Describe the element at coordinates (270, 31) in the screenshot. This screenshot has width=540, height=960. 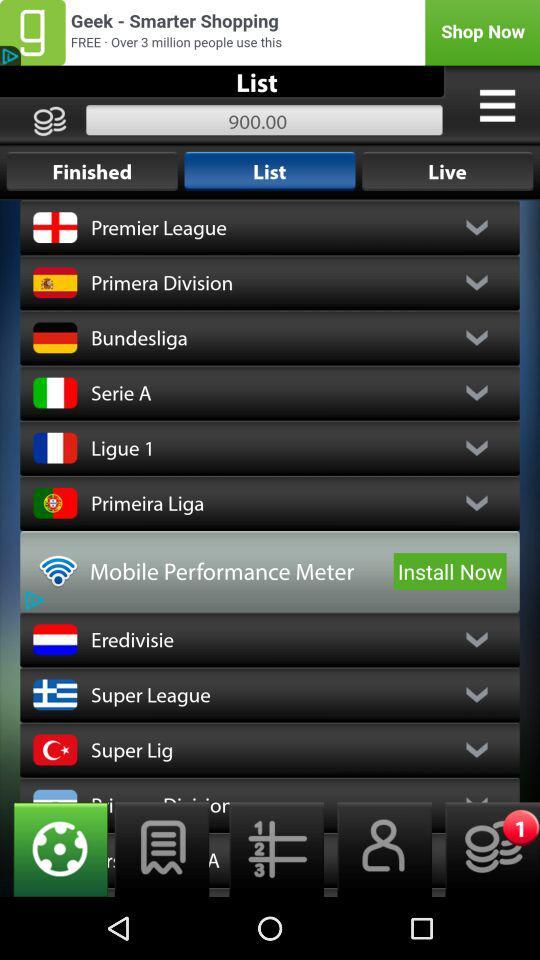
I see `advertisement at top` at that location.